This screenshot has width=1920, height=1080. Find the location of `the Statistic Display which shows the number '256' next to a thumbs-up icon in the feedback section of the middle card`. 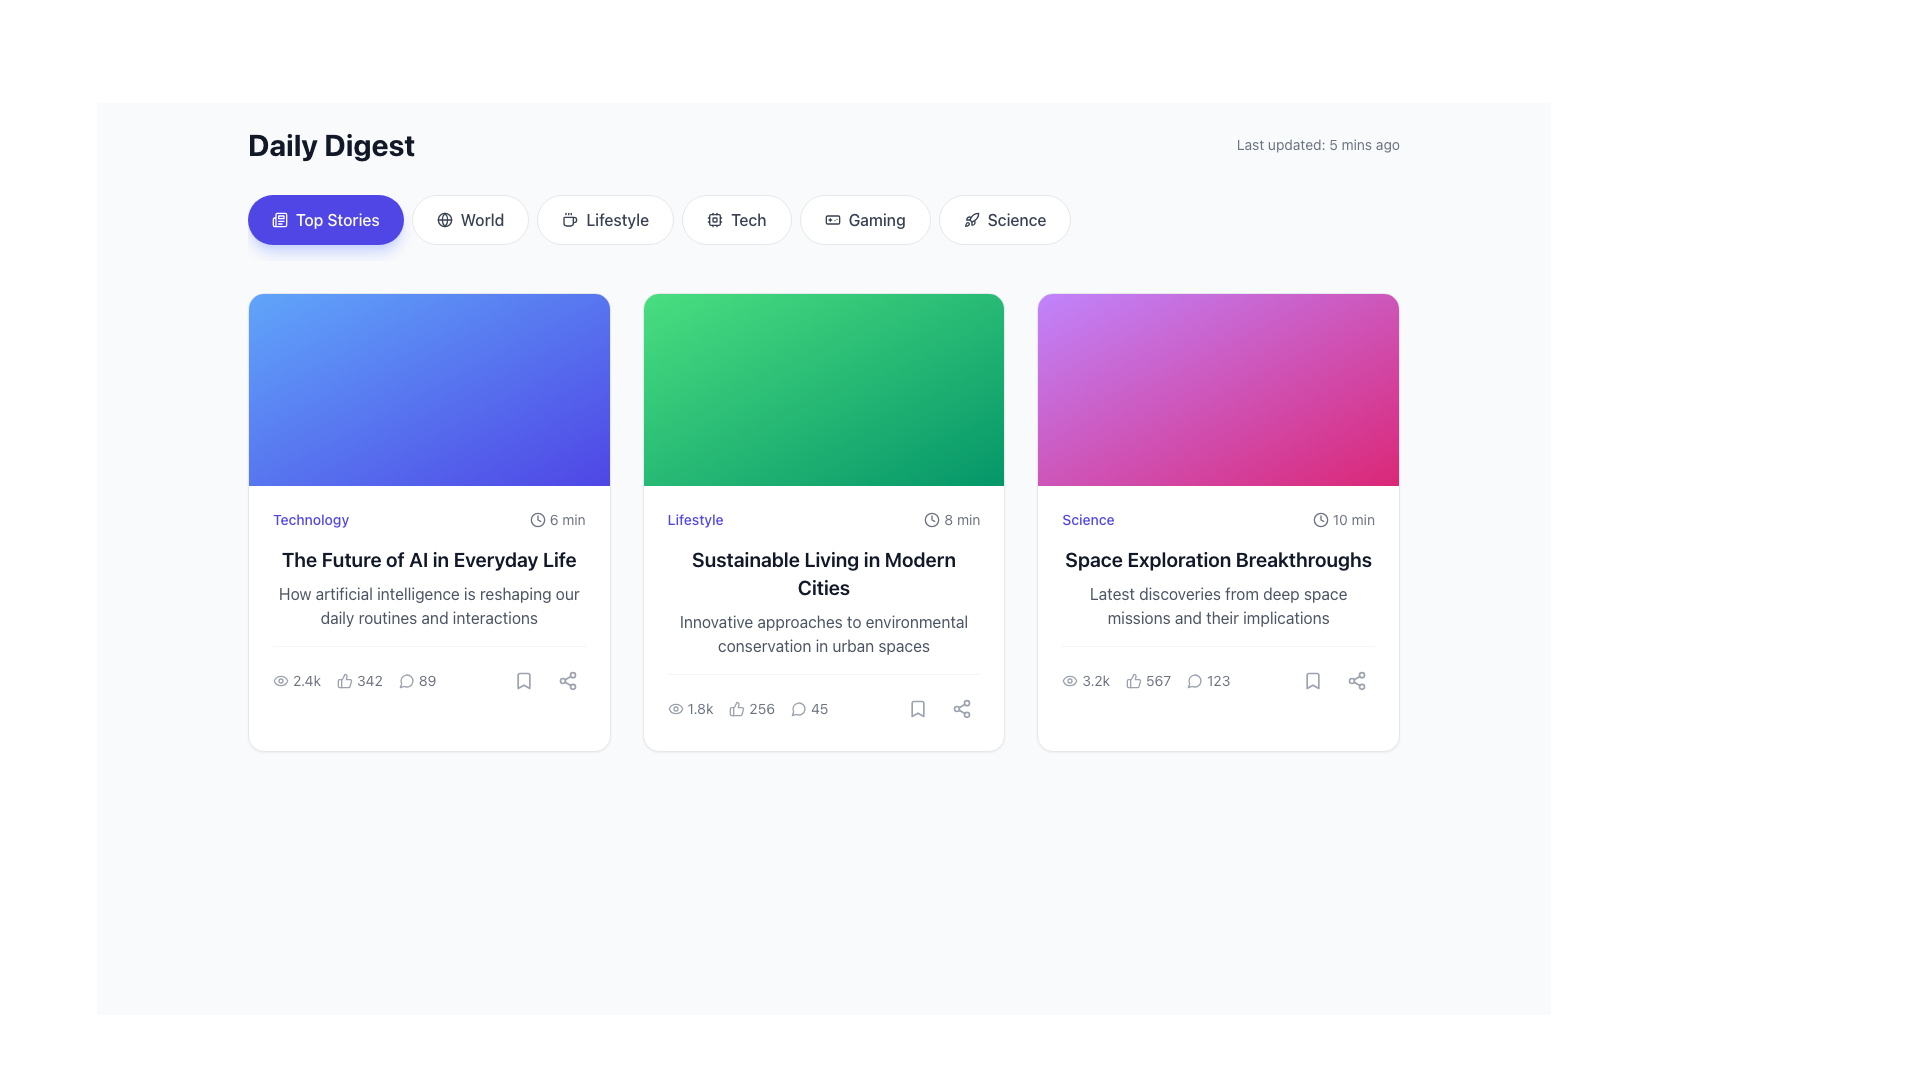

the Statistic Display which shows the number '256' next to a thumbs-up icon in the feedback section of the middle card is located at coordinates (747, 708).